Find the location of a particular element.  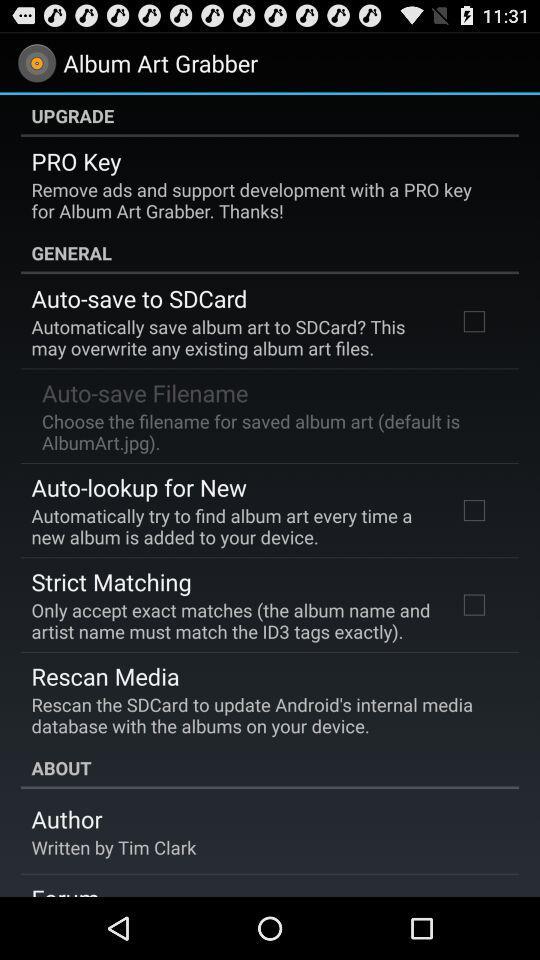

choose the filename is located at coordinates (268, 431).